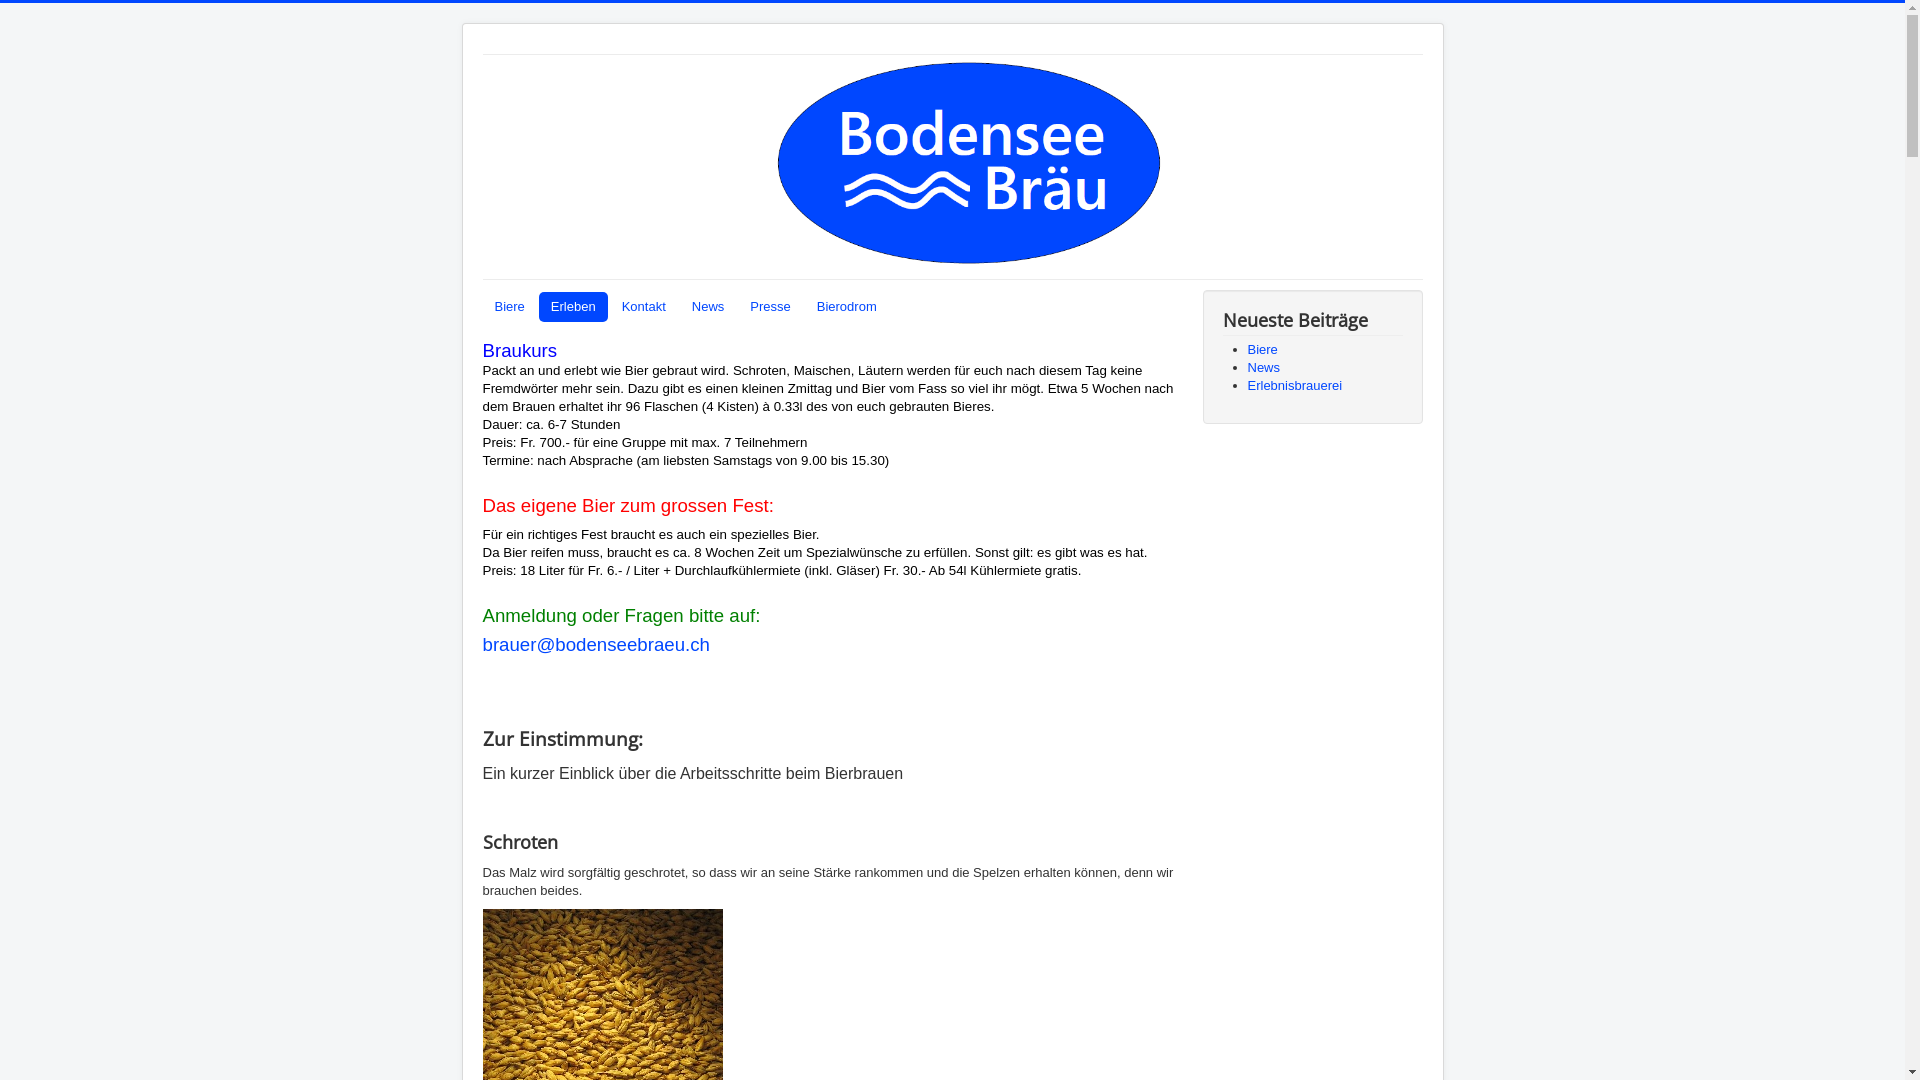  What do you see at coordinates (1261, 348) in the screenshot?
I see `'Biere'` at bounding box center [1261, 348].